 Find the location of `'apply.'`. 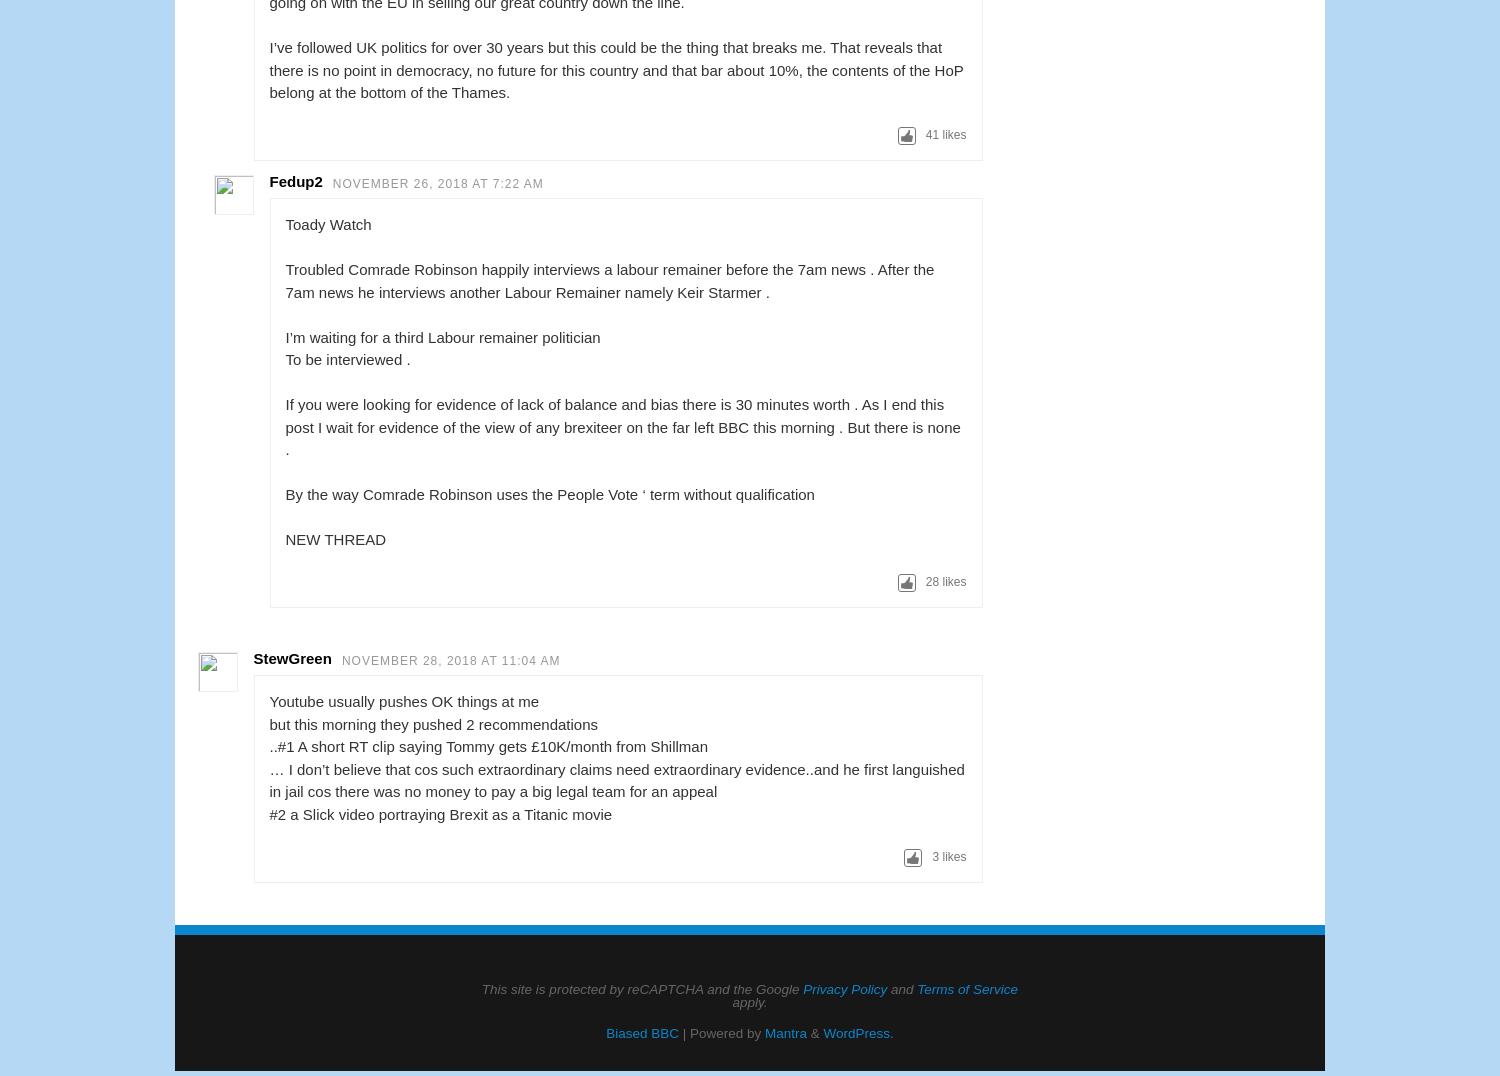

'apply.' is located at coordinates (748, 1001).